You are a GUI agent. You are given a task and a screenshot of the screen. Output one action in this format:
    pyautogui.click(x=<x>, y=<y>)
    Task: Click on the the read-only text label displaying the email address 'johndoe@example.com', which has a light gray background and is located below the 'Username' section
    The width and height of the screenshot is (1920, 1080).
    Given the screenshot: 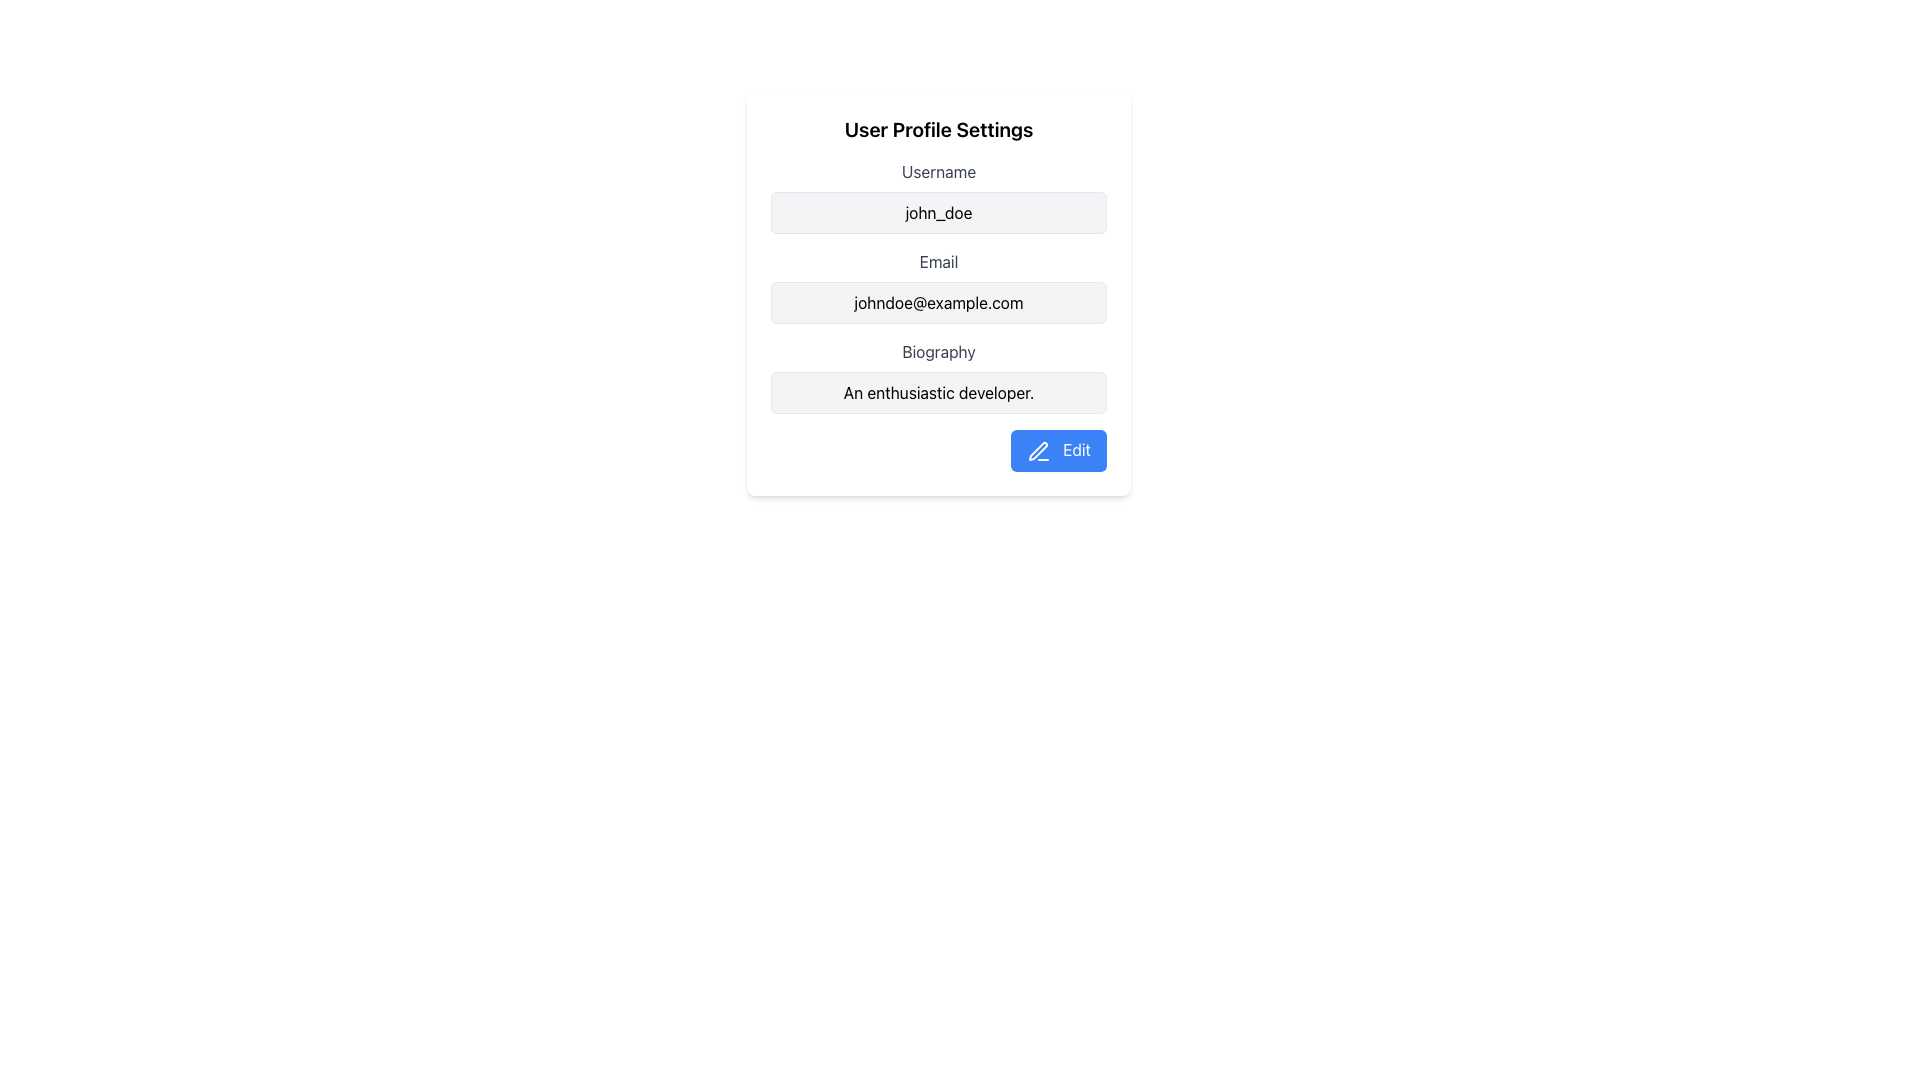 What is the action you would take?
    pyautogui.click(x=938, y=303)
    